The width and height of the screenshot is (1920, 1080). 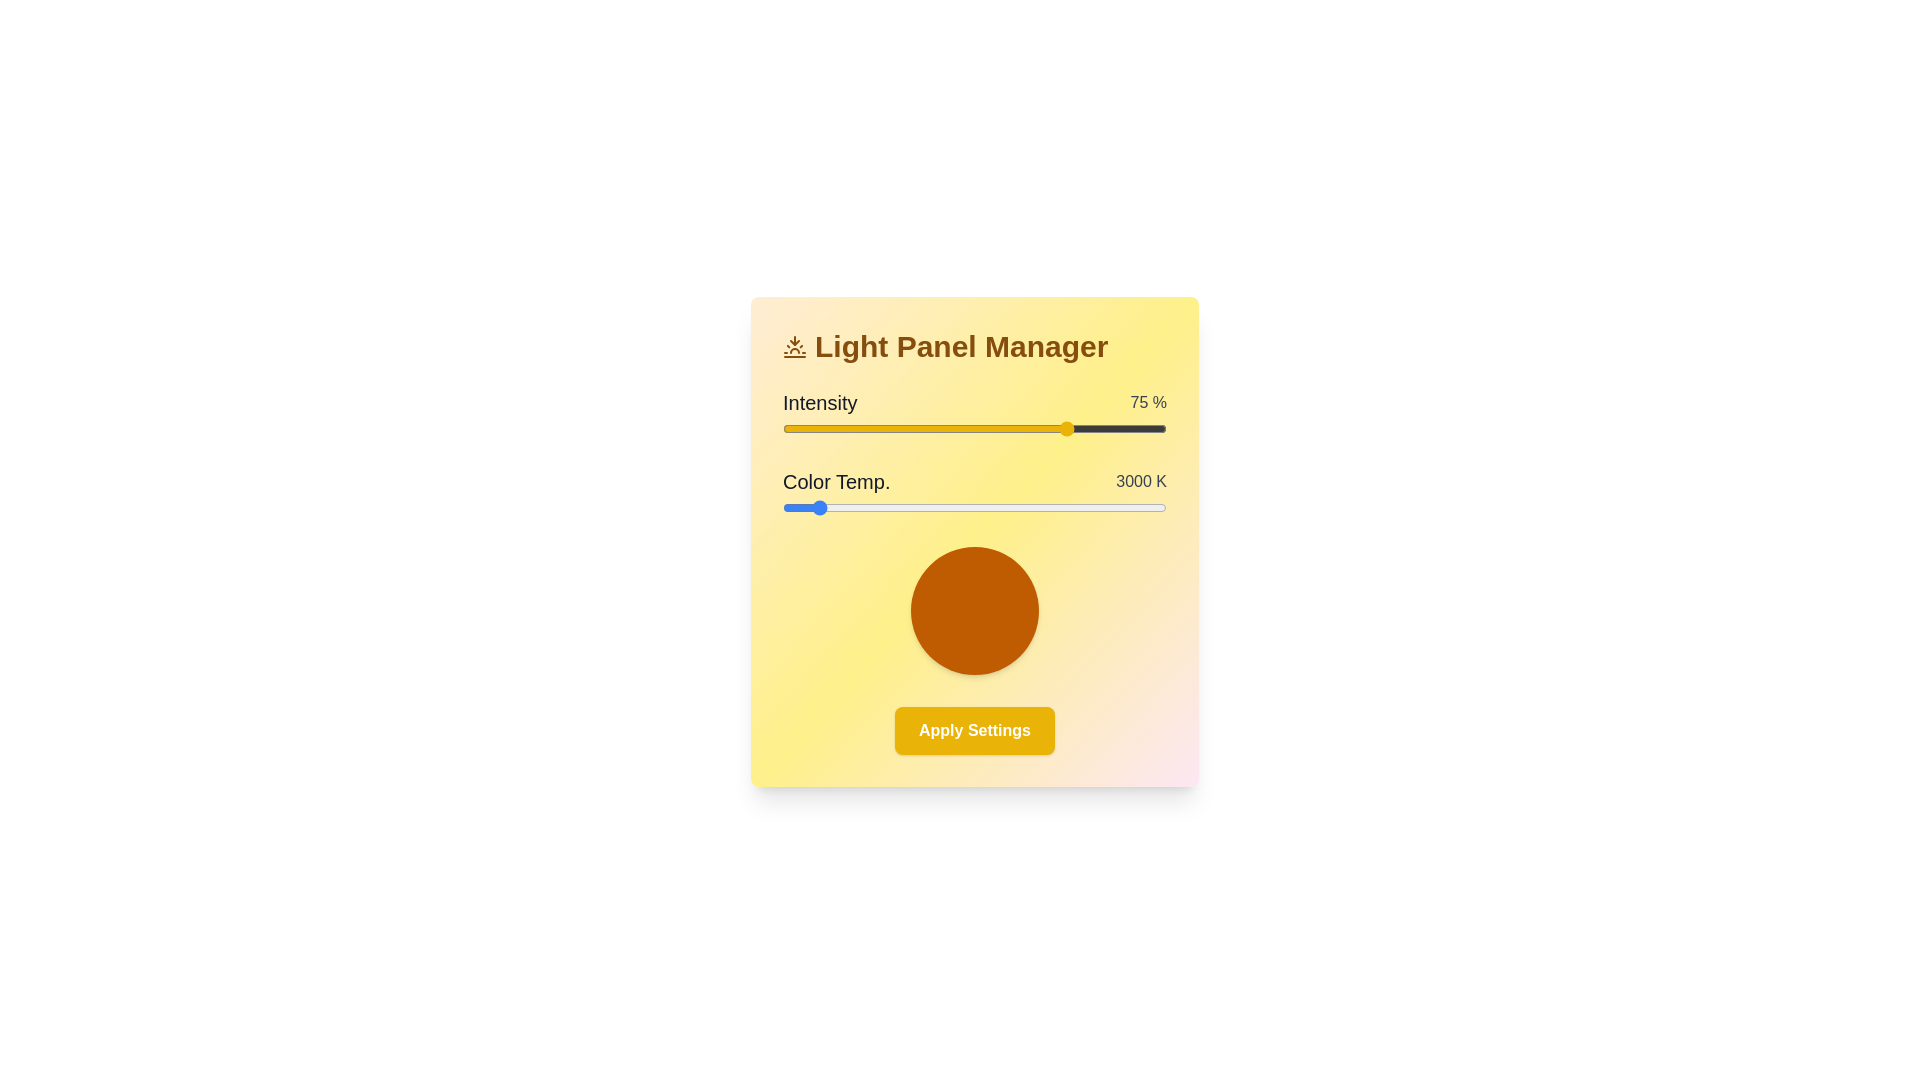 I want to click on the color temperature slider to 4461 K, so click(x=960, y=507).